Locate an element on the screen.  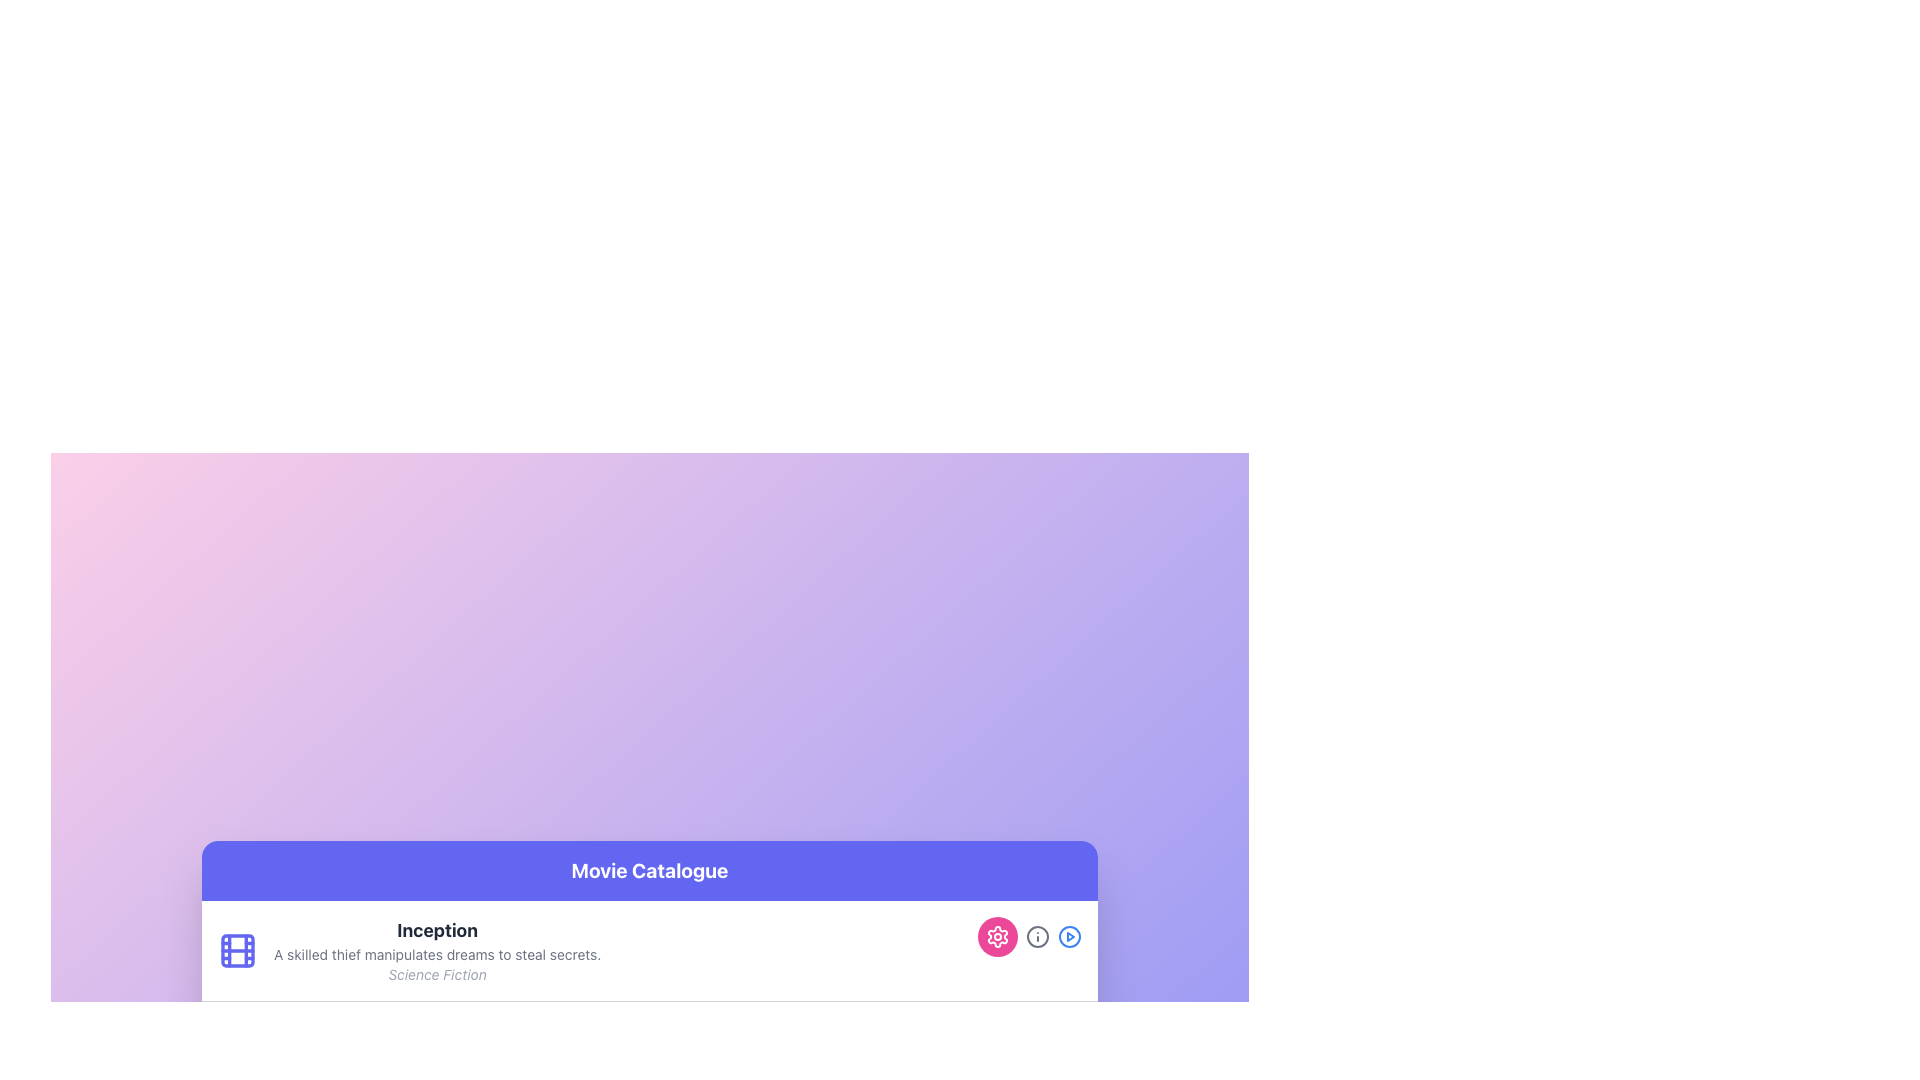
the film reel icon styled in indigo color, which is positioned to the left of the text block starting with the movie title 'Inception' is located at coordinates (238, 949).